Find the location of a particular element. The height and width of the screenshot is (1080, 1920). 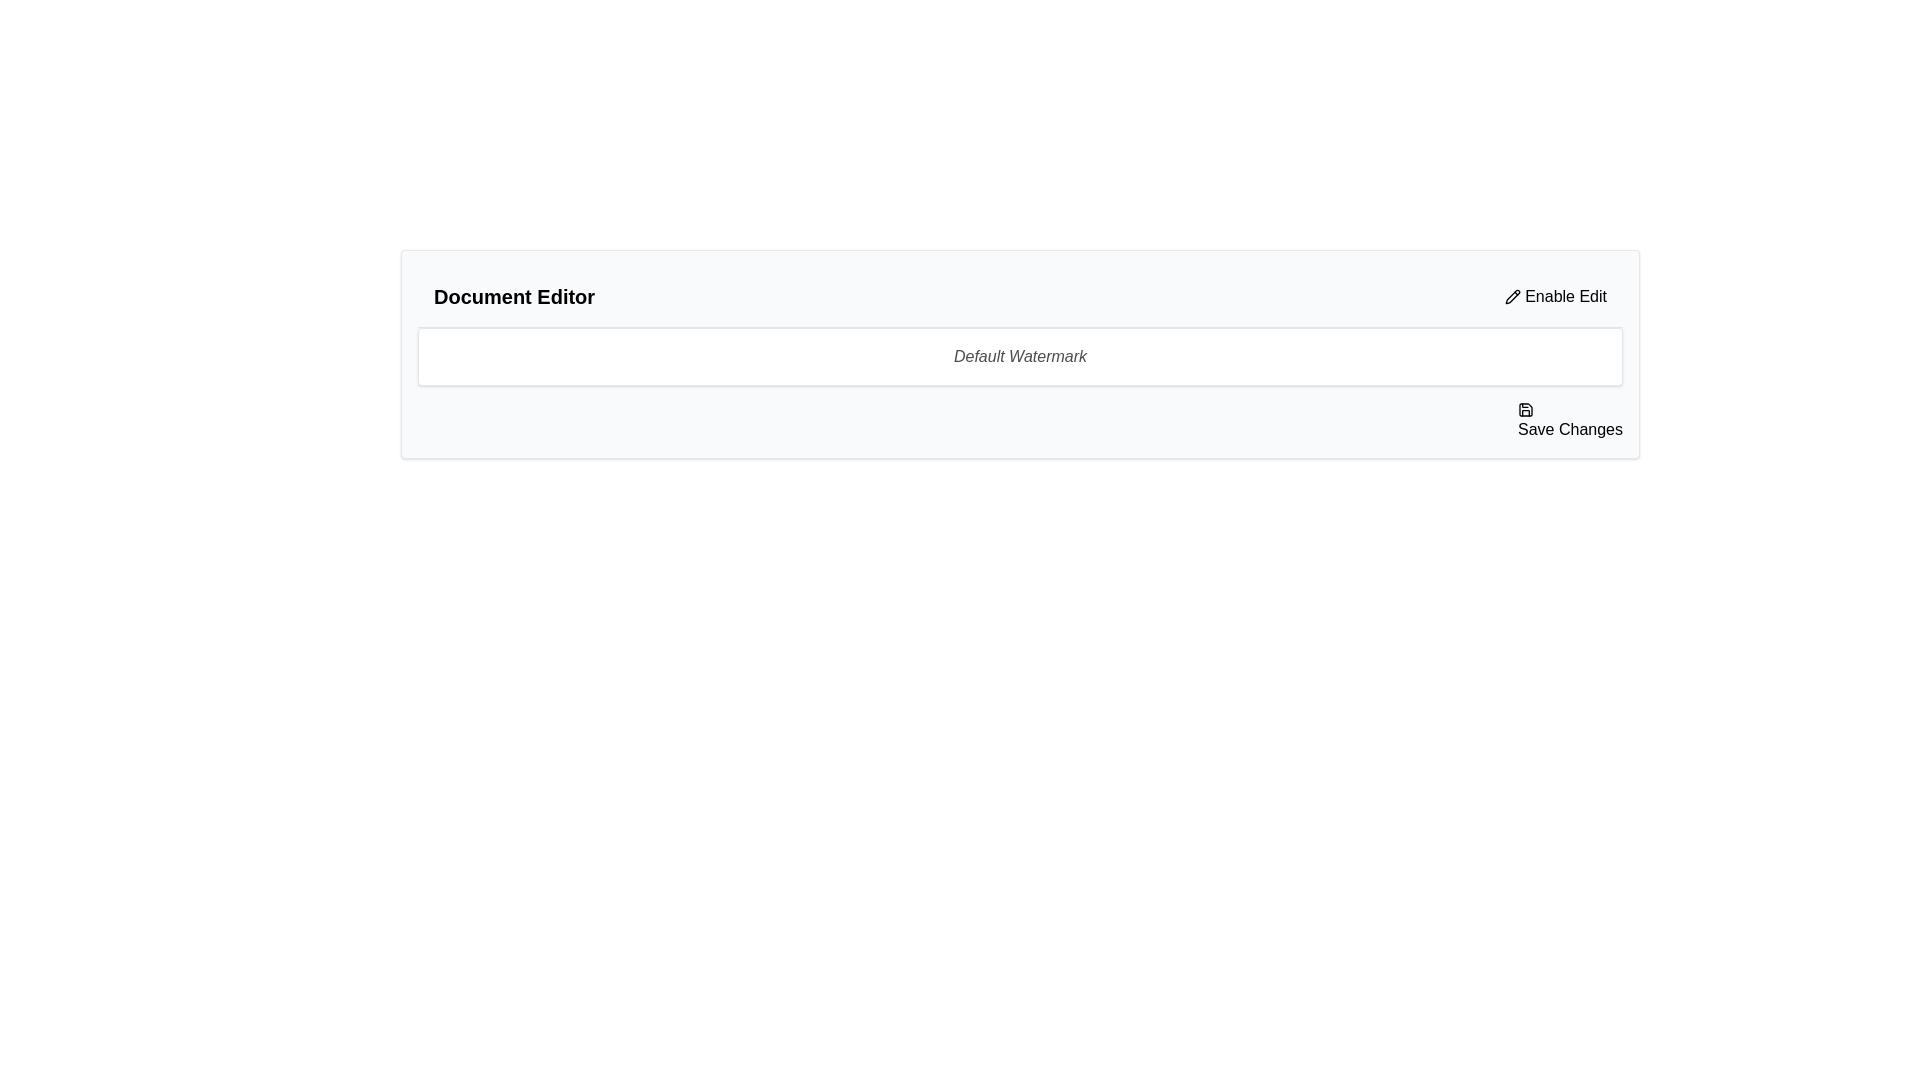

the save button which consists of a floppy disk icon and the text 'Save Changes' located at the bottom right of the Document Editor section is located at coordinates (1525, 408).